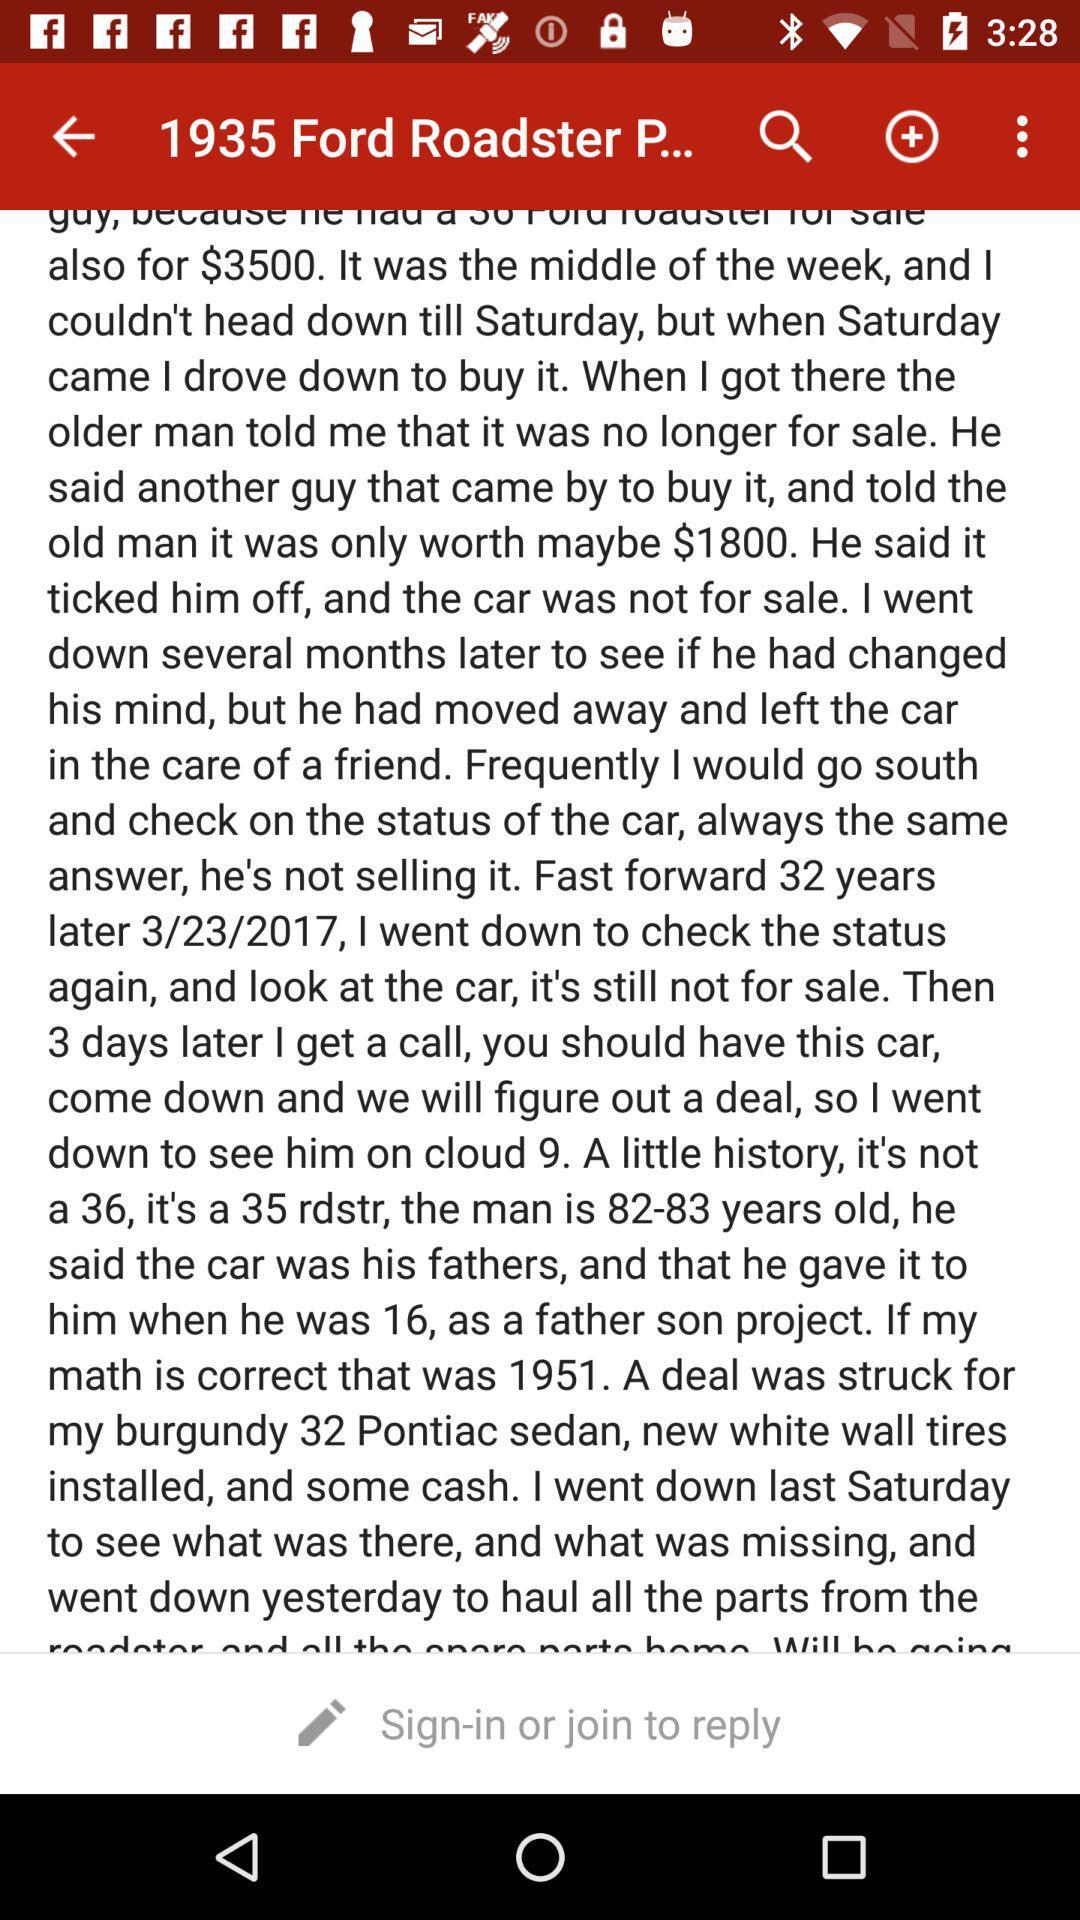 The image size is (1080, 1920). What do you see at coordinates (540, 1721) in the screenshot?
I see `sign in to the app` at bounding box center [540, 1721].